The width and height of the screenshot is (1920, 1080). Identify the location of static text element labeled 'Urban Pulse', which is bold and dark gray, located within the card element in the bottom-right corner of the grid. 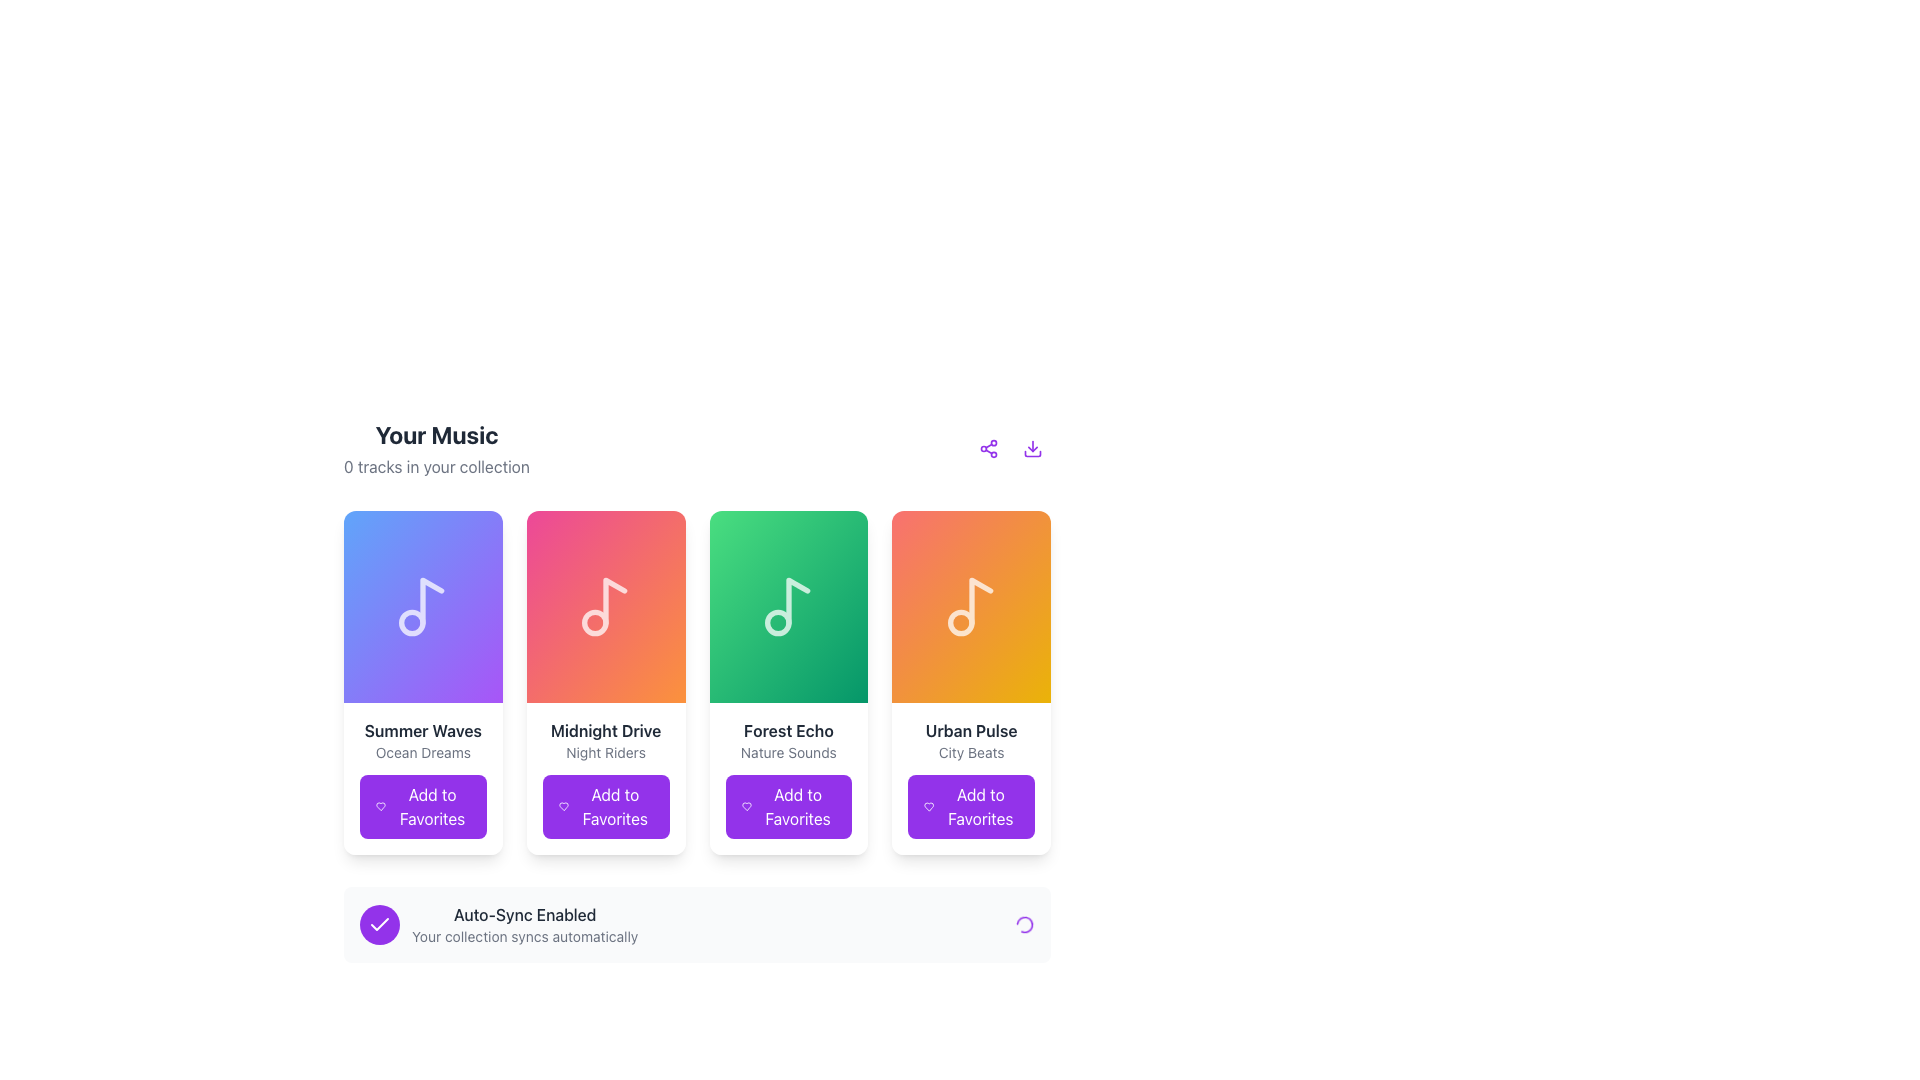
(971, 731).